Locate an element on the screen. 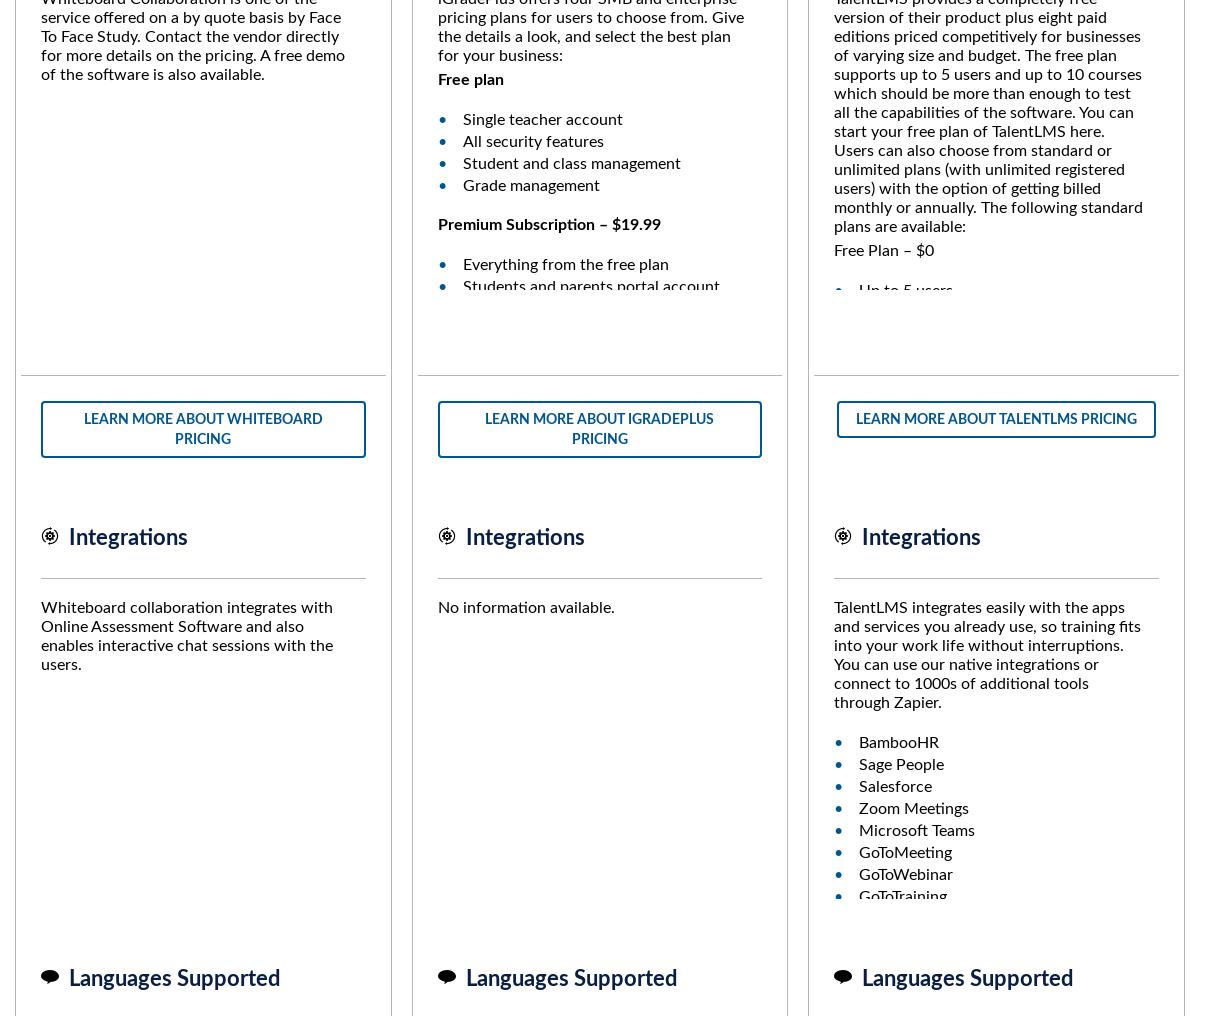  'Administrators account' is located at coordinates (544, 498).